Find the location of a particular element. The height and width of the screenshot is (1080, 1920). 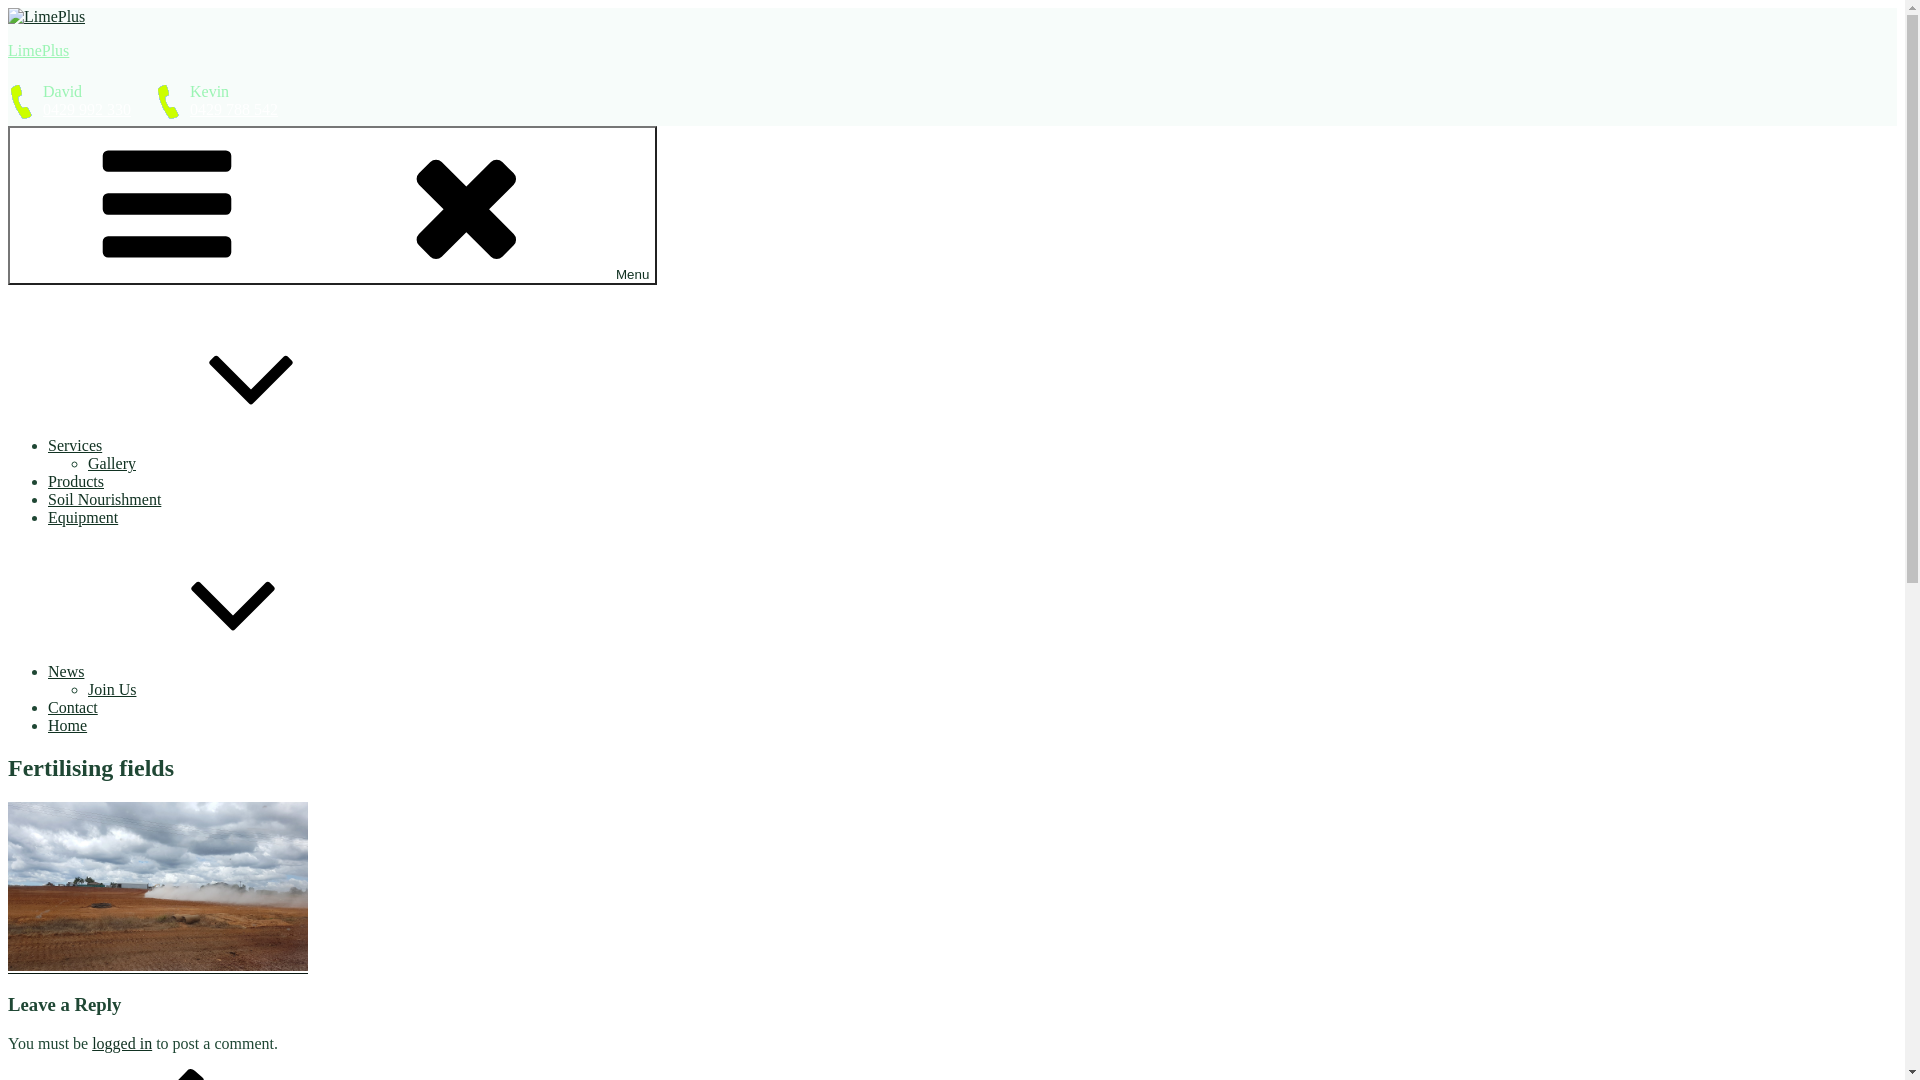

'logged in' is located at coordinates (120, 1042).